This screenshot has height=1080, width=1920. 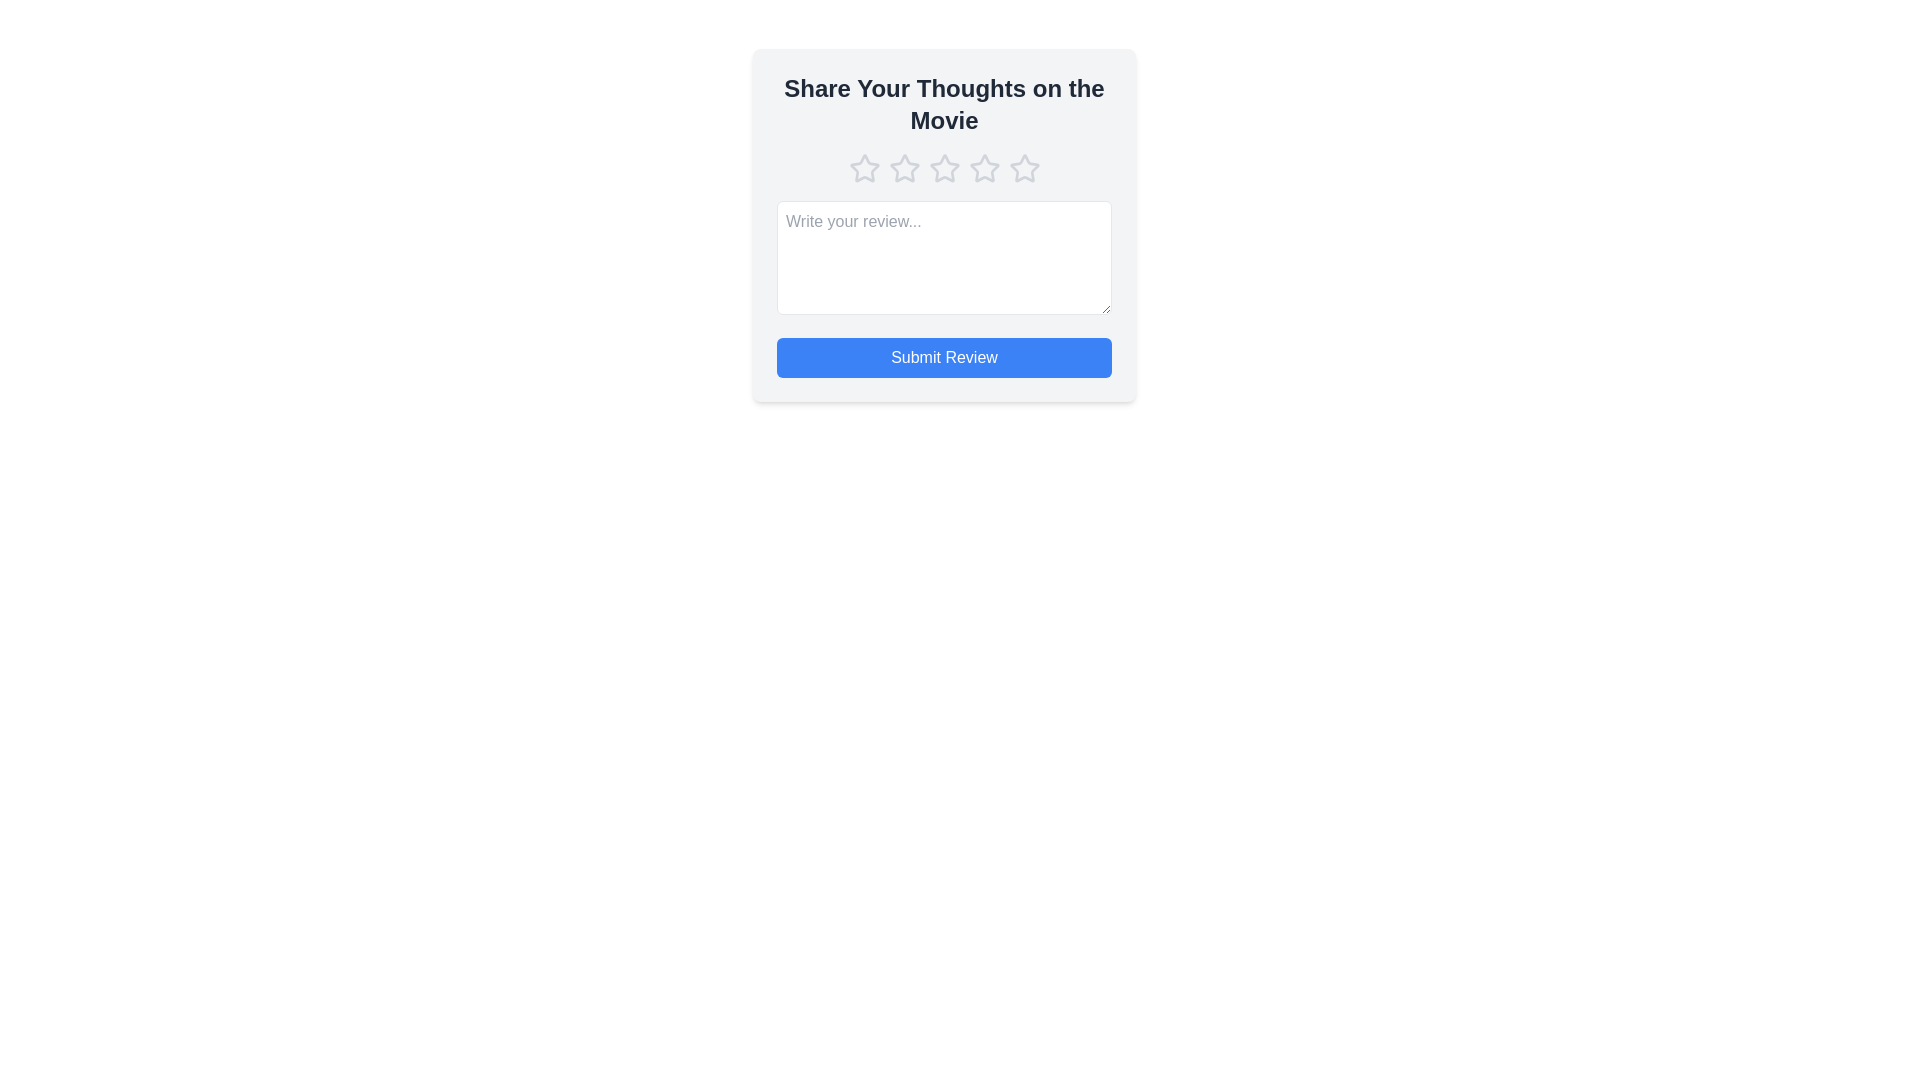 I want to click on the last star-shaped icon in the rating system, so click(x=1024, y=168).